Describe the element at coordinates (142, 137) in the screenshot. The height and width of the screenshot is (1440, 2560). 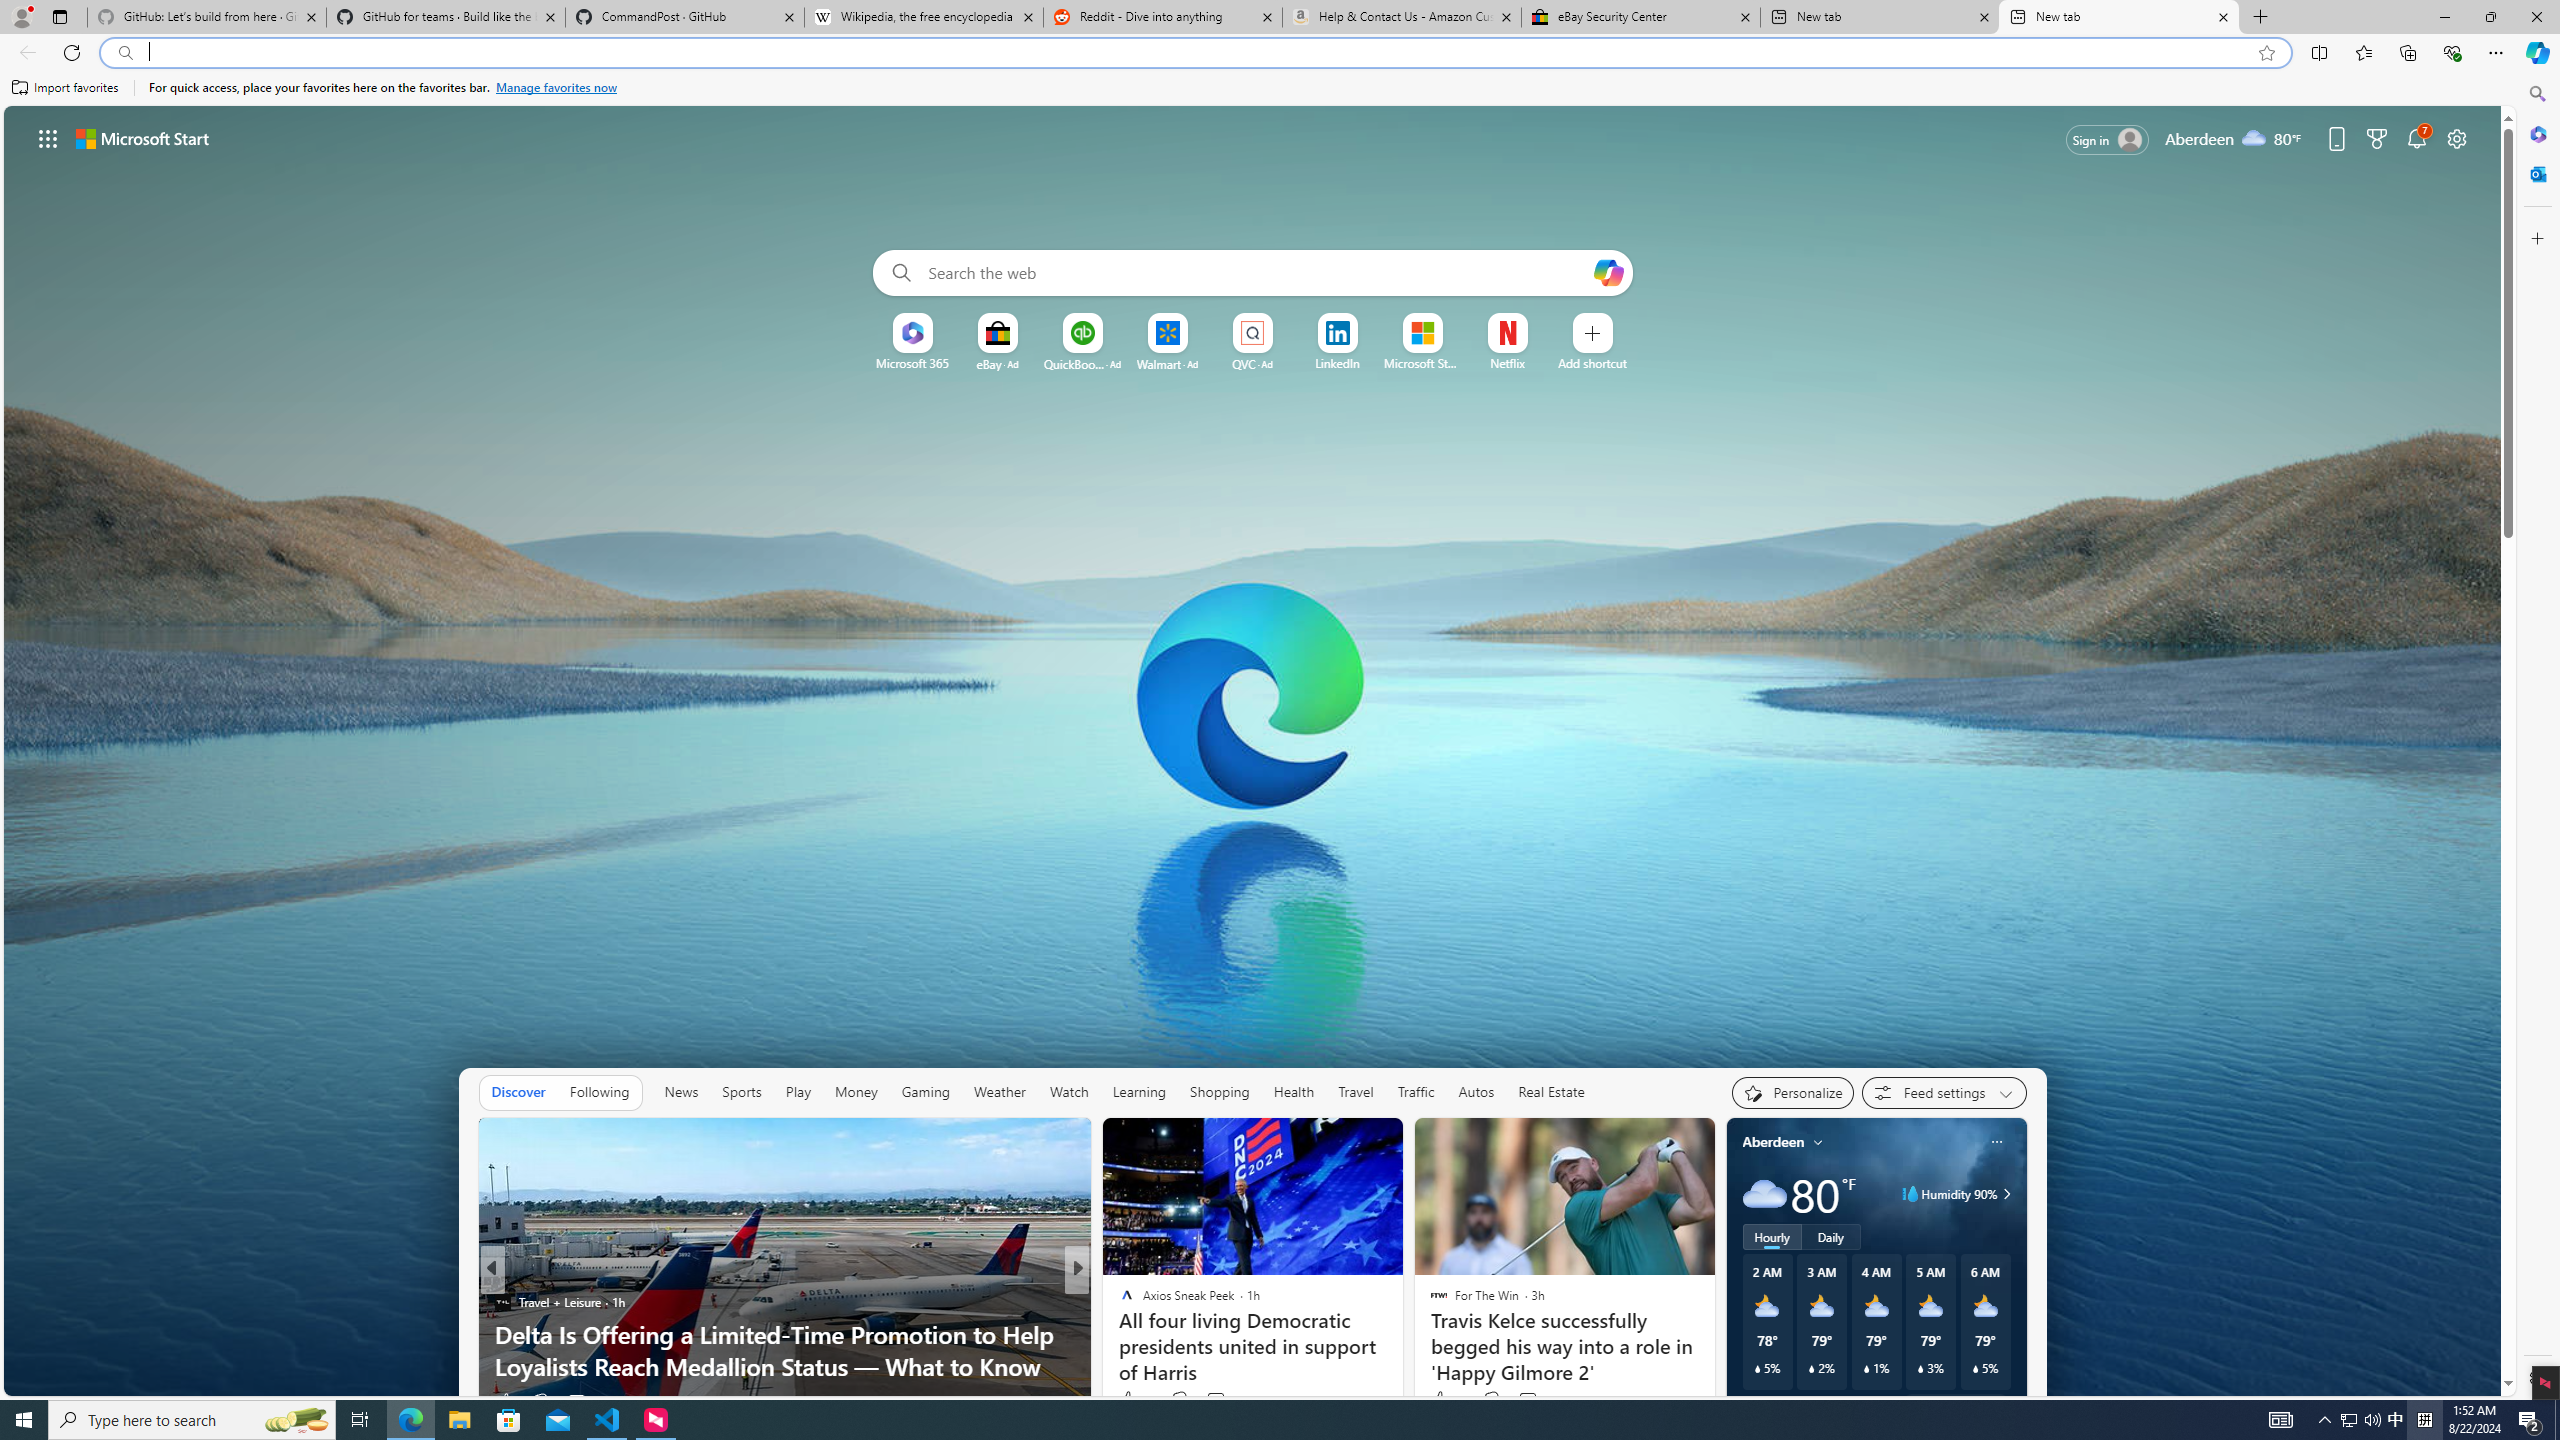
I see `'Microsoft start'` at that location.